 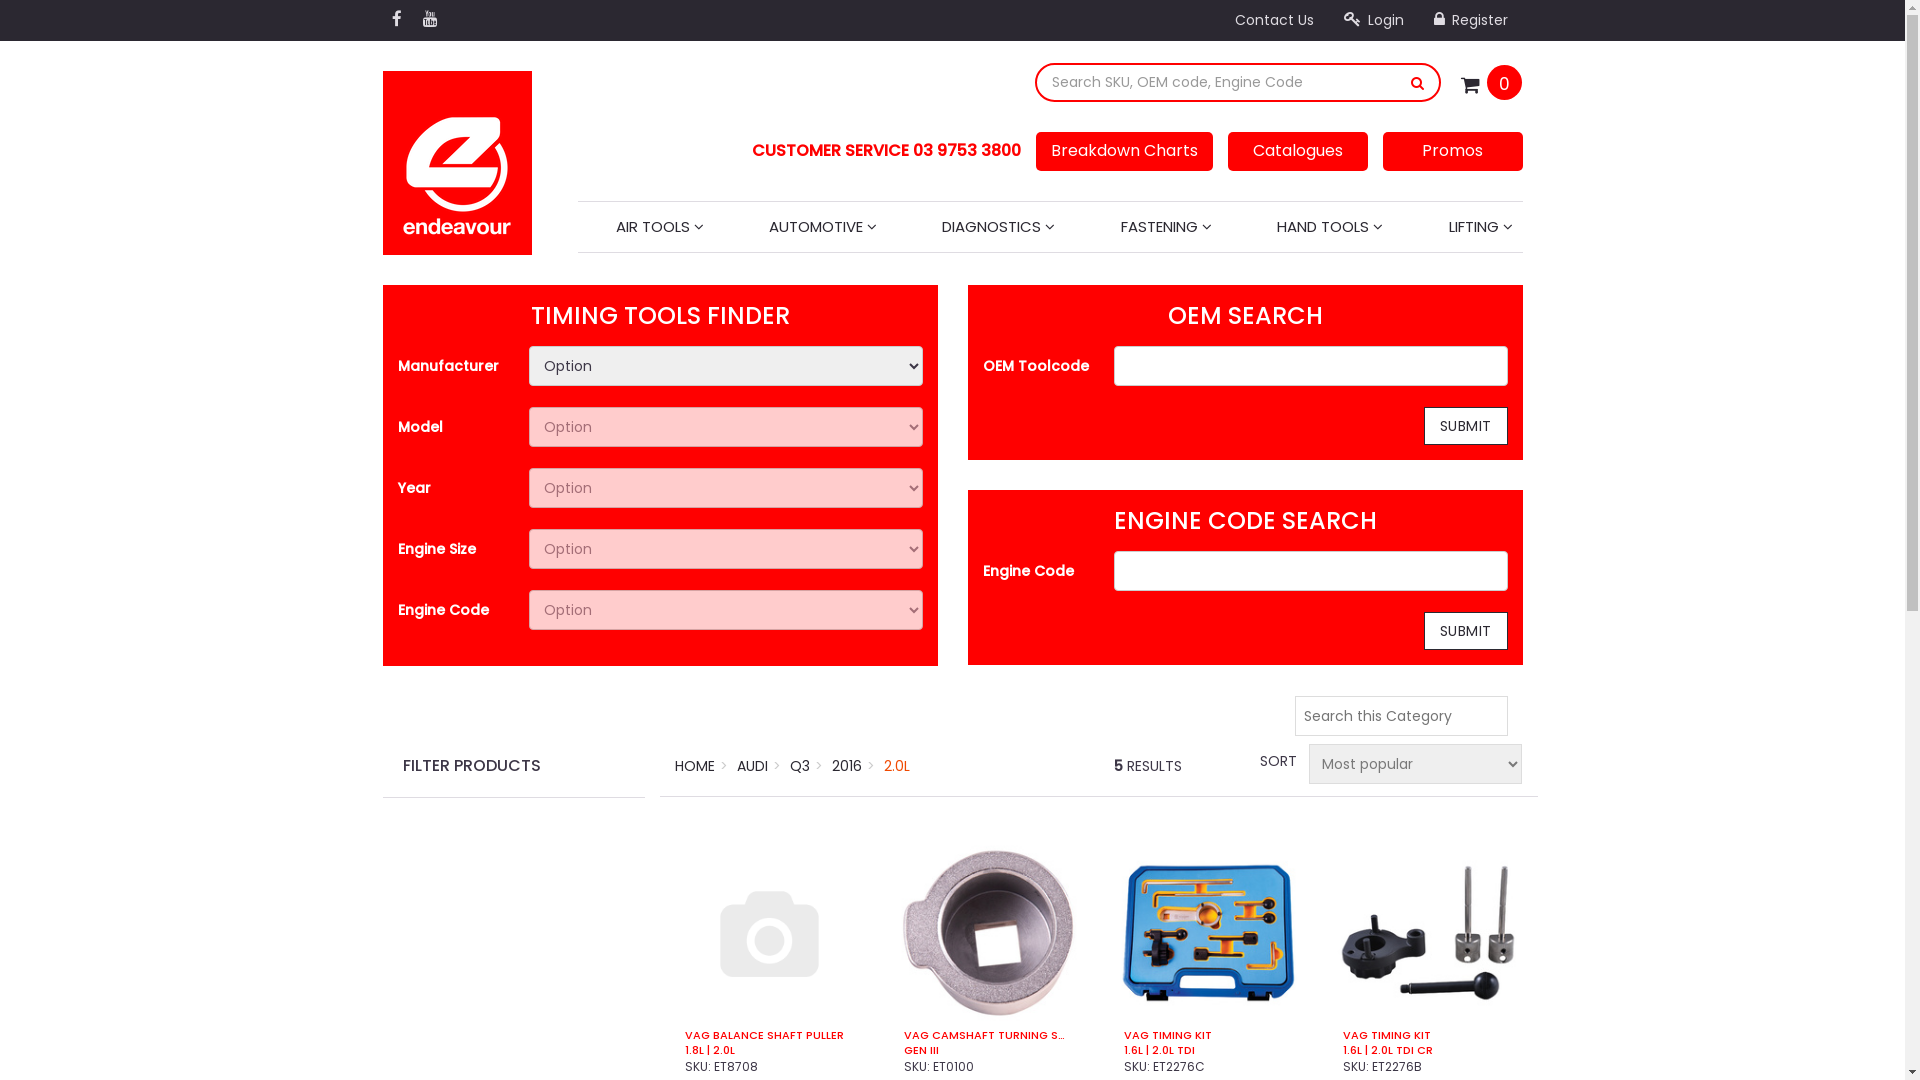 What do you see at coordinates (1273, 19) in the screenshot?
I see `'Contact Us'` at bounding box center [1273, 19].